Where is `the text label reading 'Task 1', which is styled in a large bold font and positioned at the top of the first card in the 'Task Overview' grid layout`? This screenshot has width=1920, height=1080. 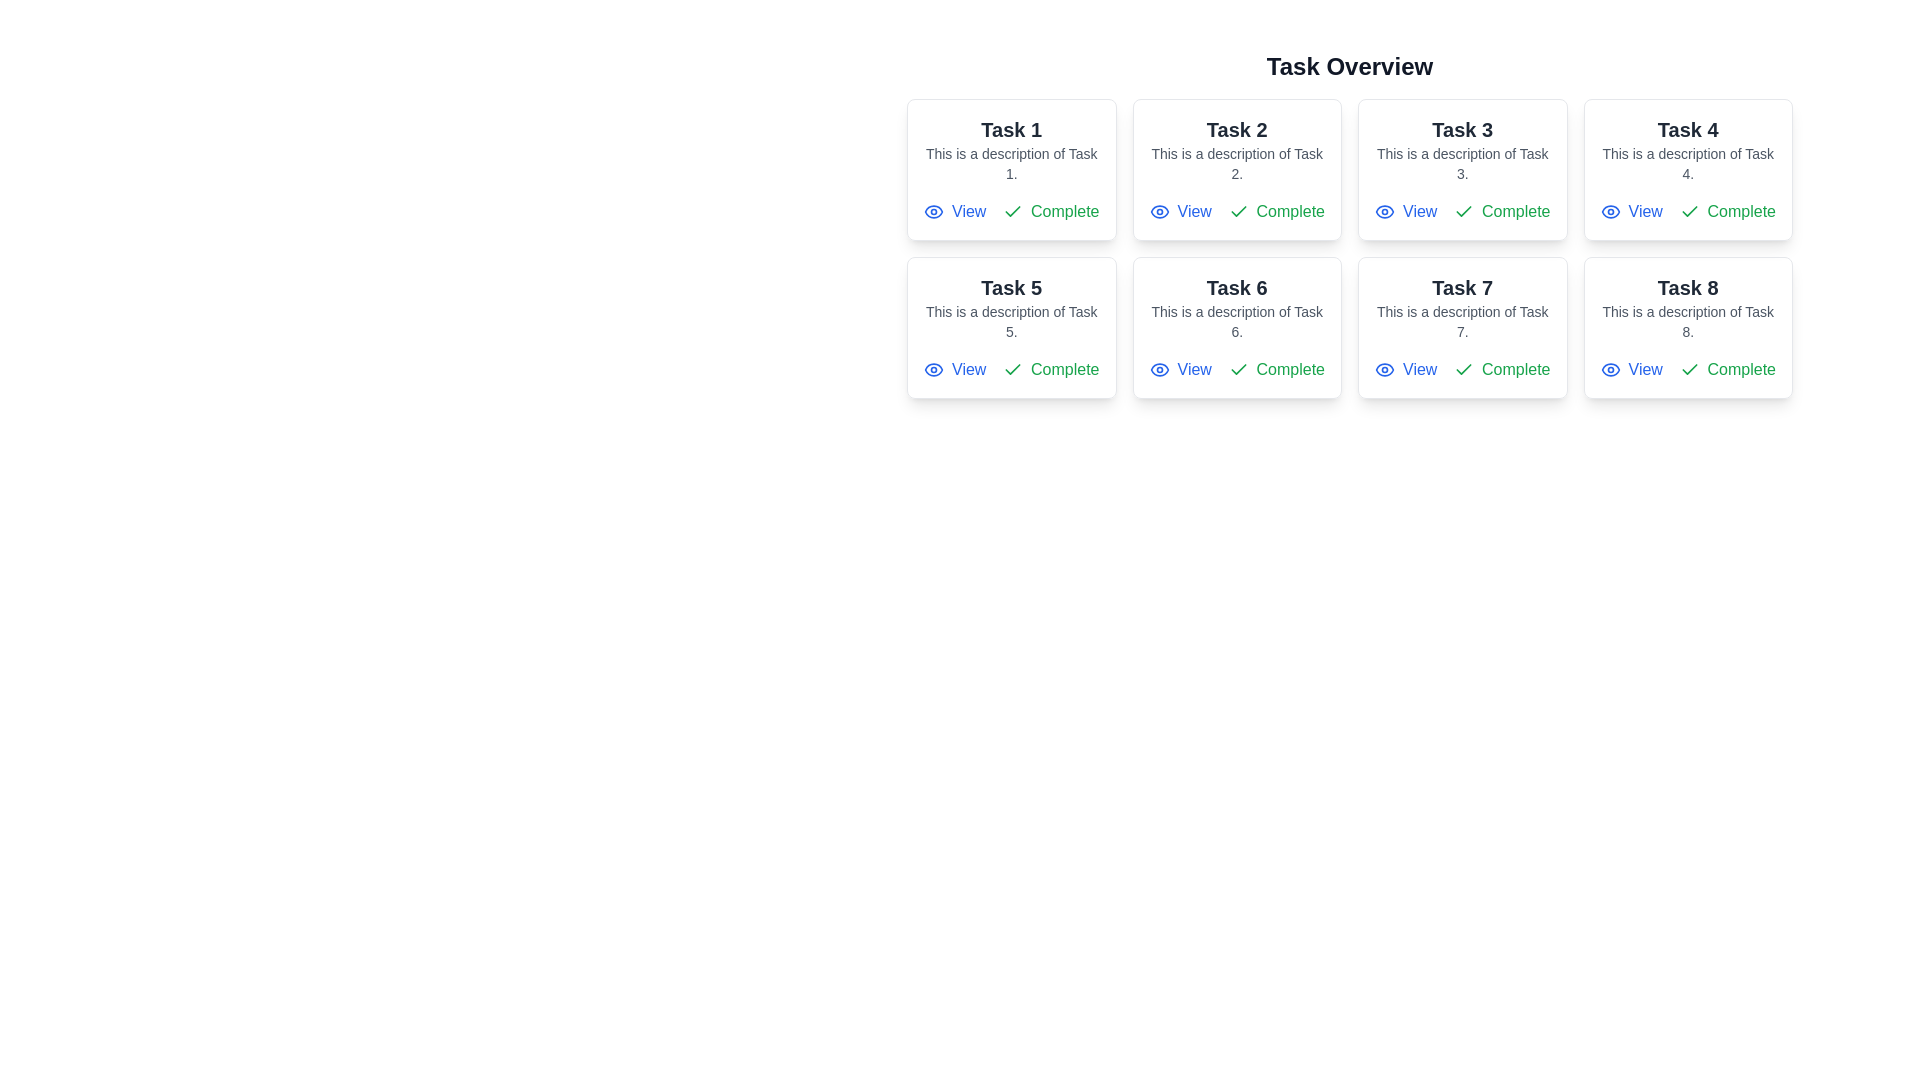
the text label reading 'Task 1', which is styled in a large bold font and positioned at the top of the first card in the 'Task Overview' grid layout is located at coordinates (1011, 130).